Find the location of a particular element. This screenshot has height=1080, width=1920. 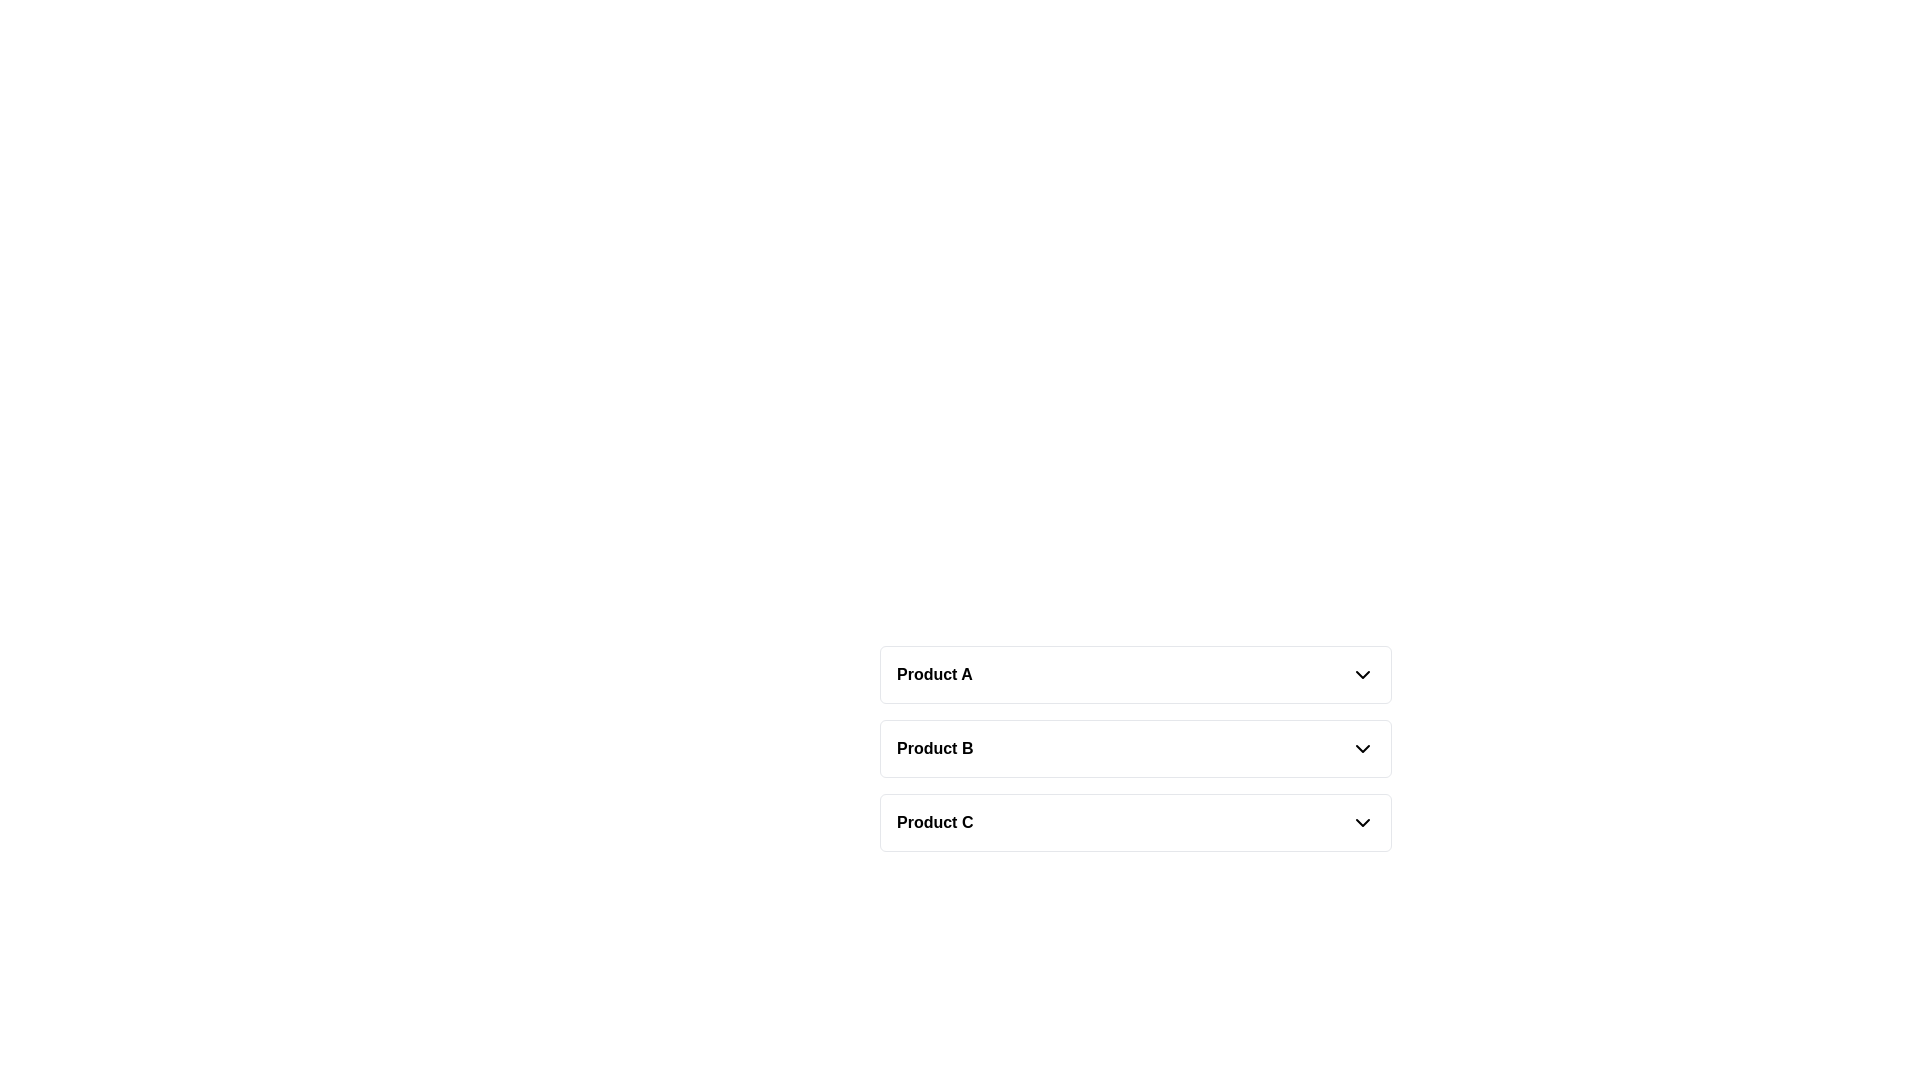

the second card in the vertically stacked list is located at coordinates (1136, 748).